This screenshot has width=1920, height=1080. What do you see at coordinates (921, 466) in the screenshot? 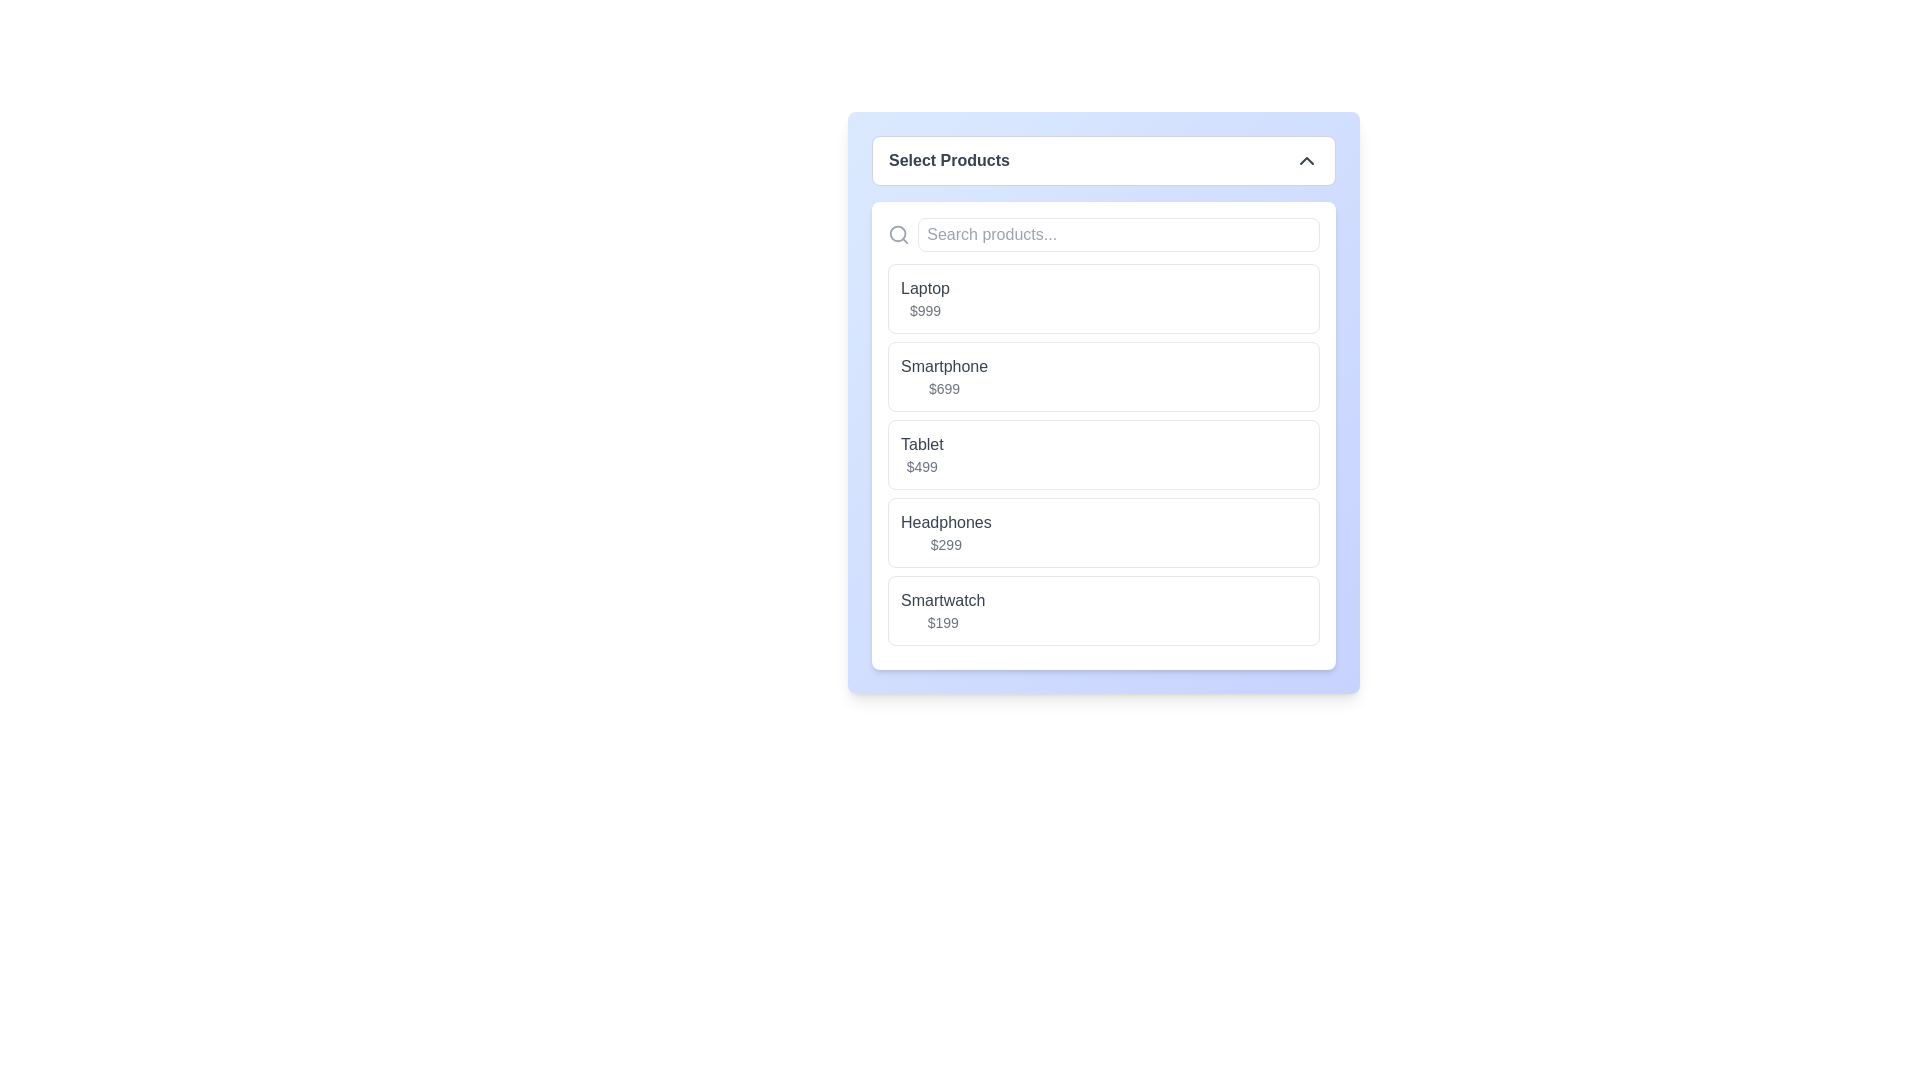
I see `the price label for the product 'Tablet', which indicates the cost of the item and is located under the 'Tablet' label in the product list` at bounding box center [921, 466].